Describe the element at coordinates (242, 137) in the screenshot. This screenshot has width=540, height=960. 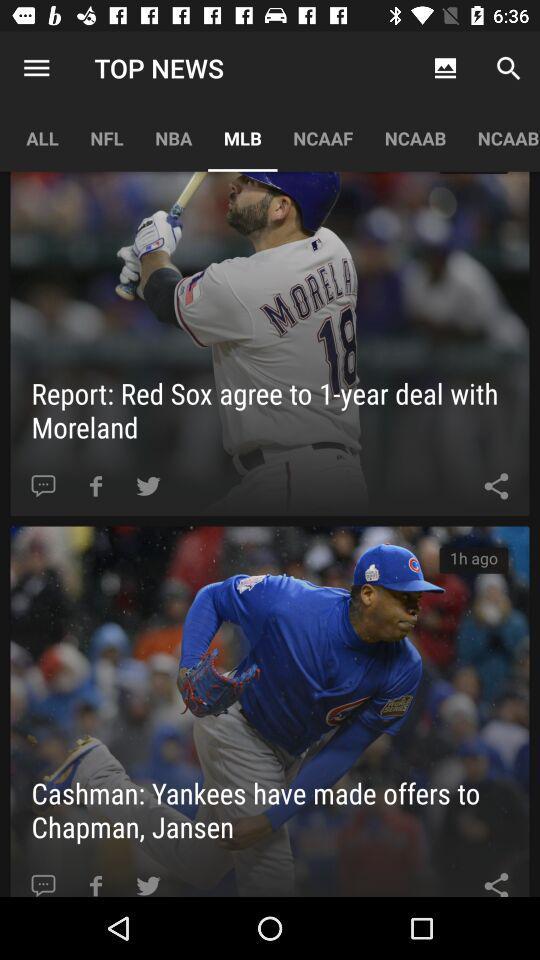
I see `app below the top news item` at that location.